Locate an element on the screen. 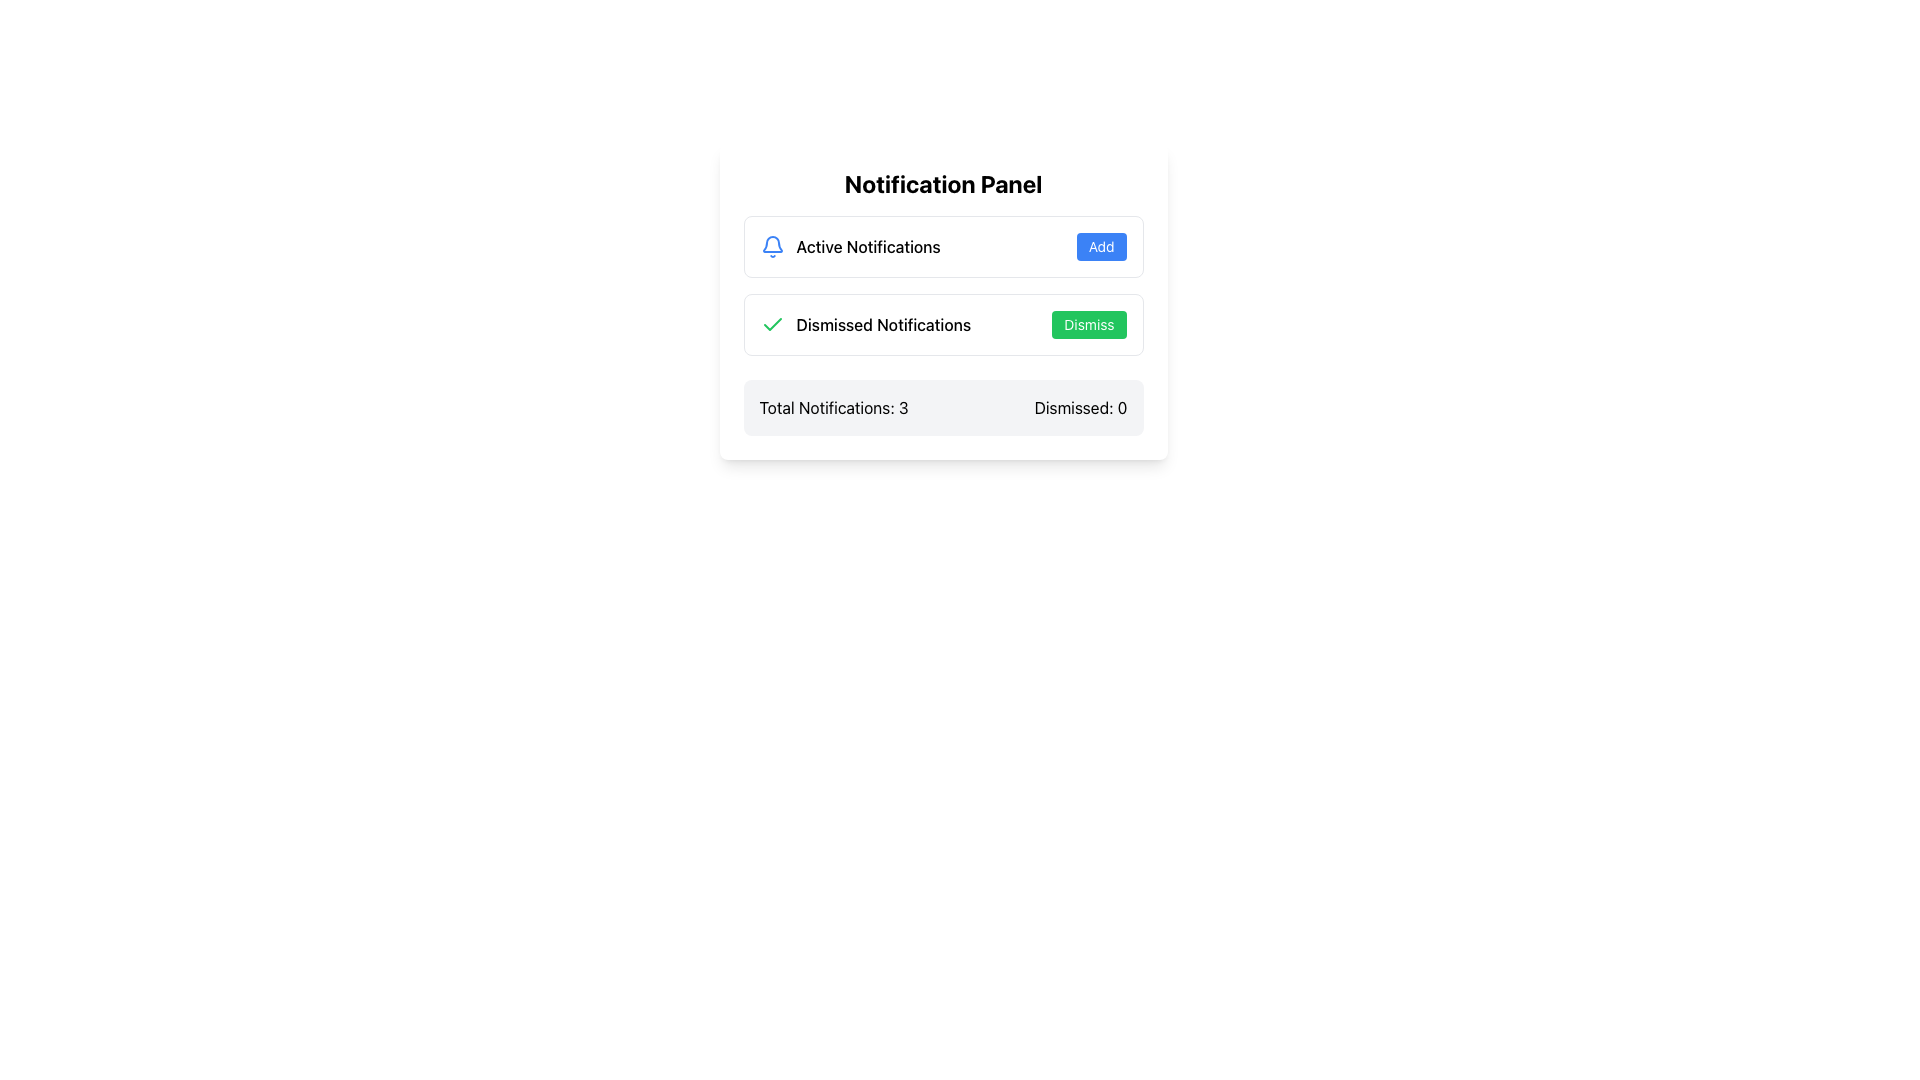  the Text Label that identifies a section related to dismissed notifications, located between a green checkmark icon and a green 'Dismiss' button is located at coordinates (882, 323).